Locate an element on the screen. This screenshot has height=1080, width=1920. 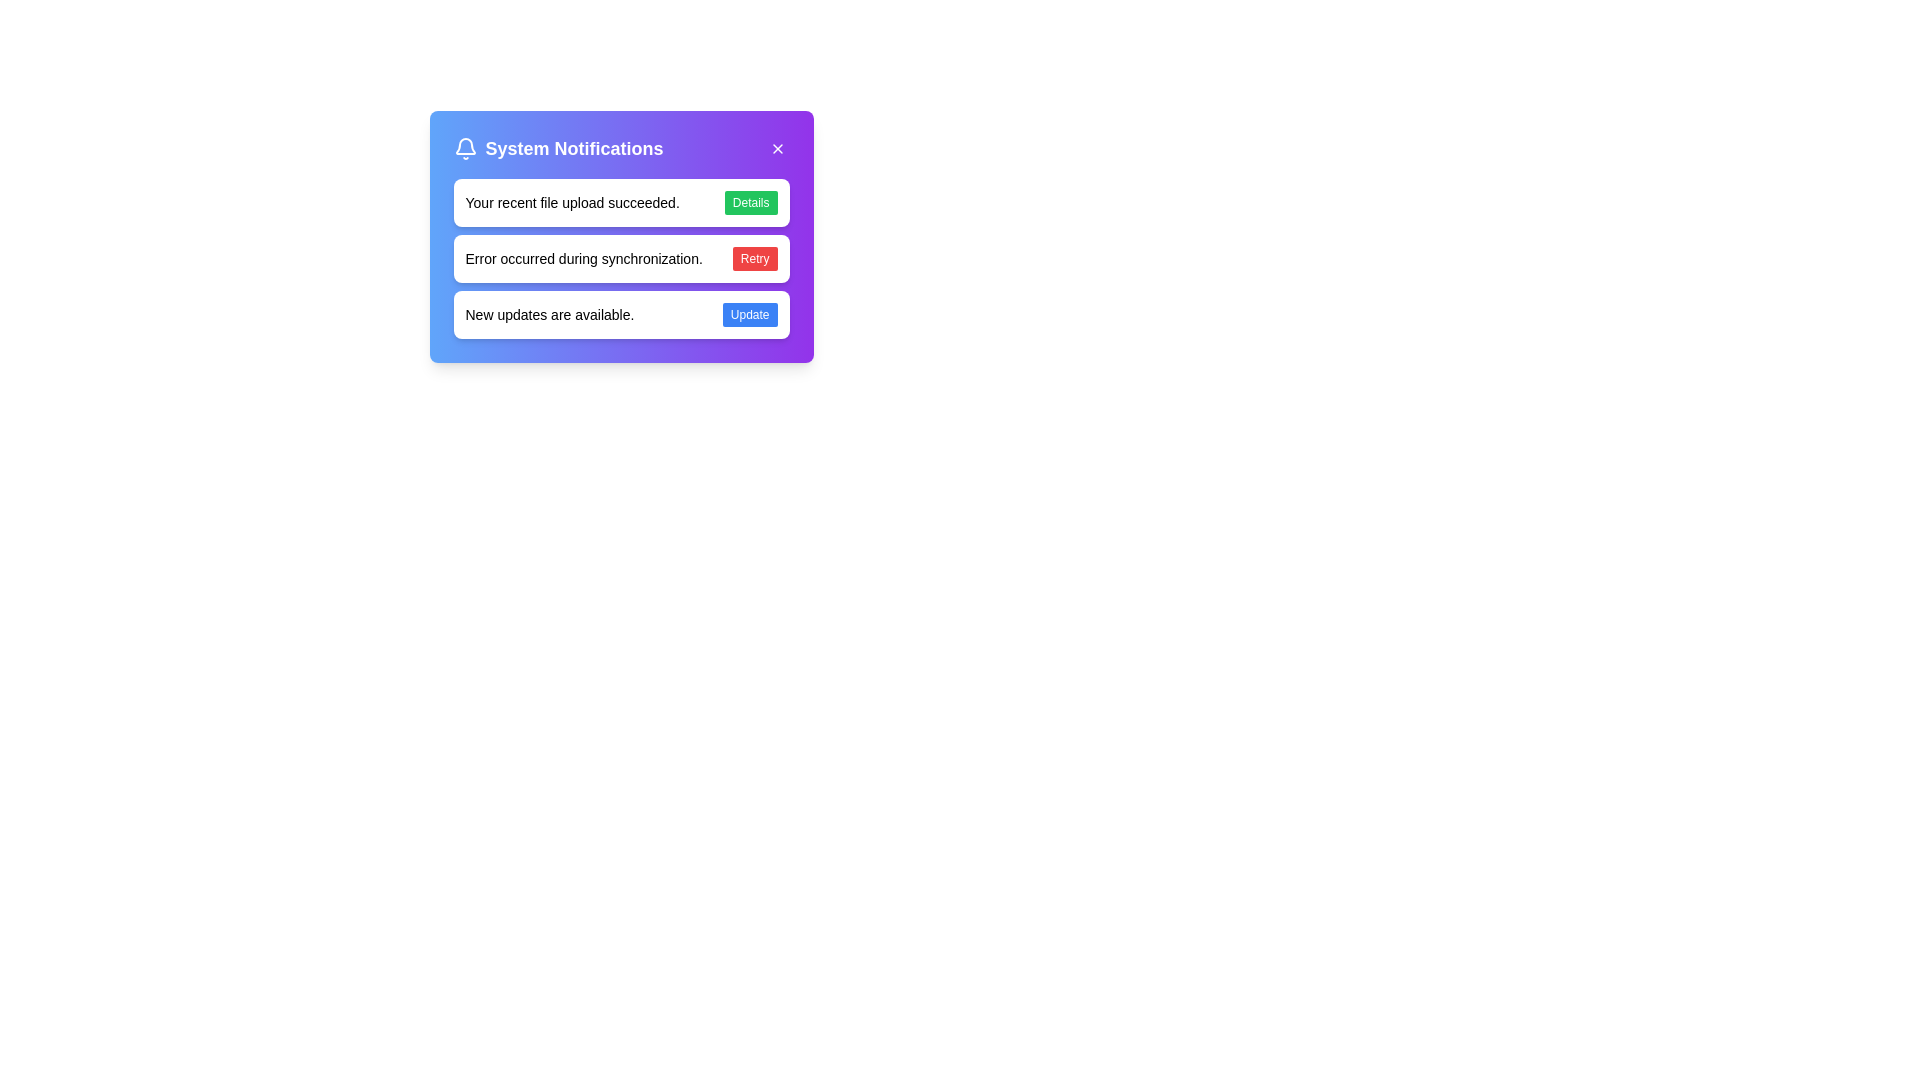
text 'System Notifications' from the text label with a bell icon indicating notification functionality is located at coordinates (558, 148).